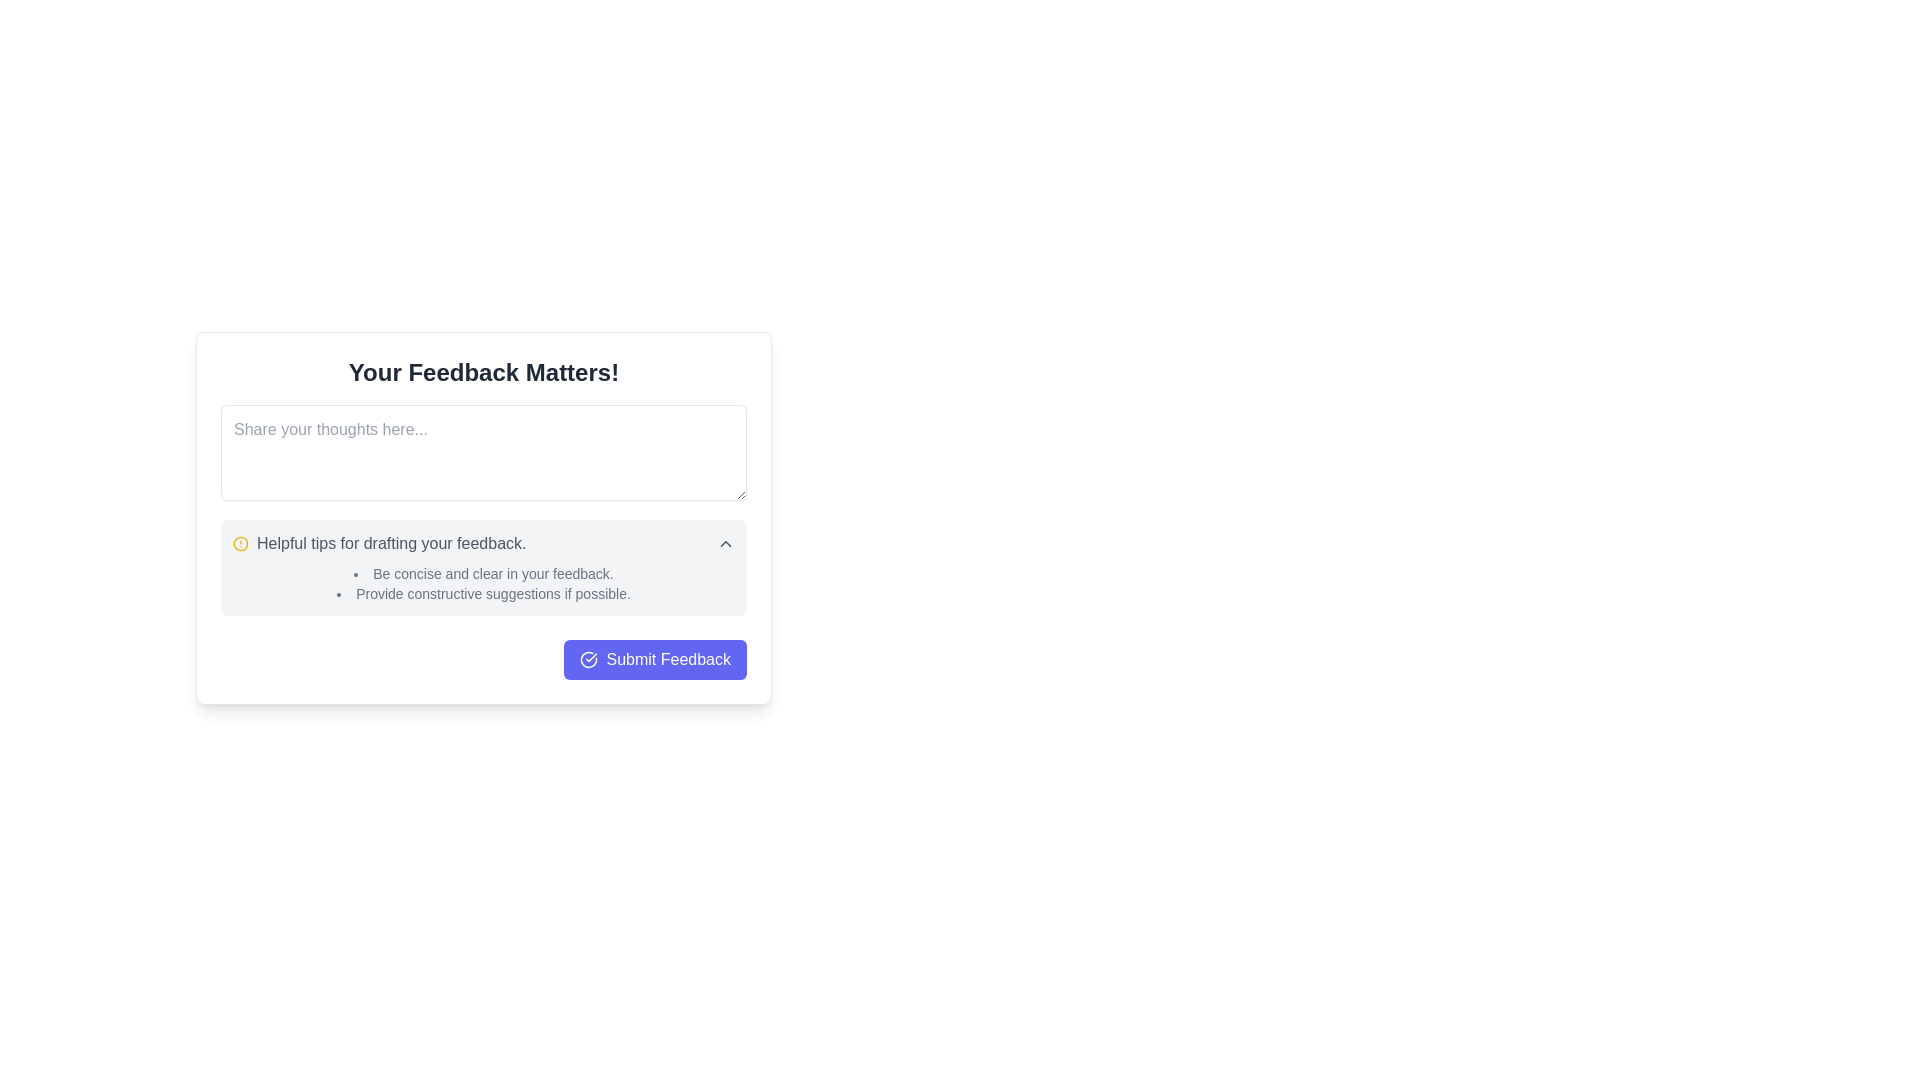 Image resolution: width=1920 pixels, height=1080 pixels. Describe the element at coordinates (484, 373) in the screenshot. I see `the prominent header text element reading 'Your Feedback Matters!' at the top of the feedback form interface` at that location.